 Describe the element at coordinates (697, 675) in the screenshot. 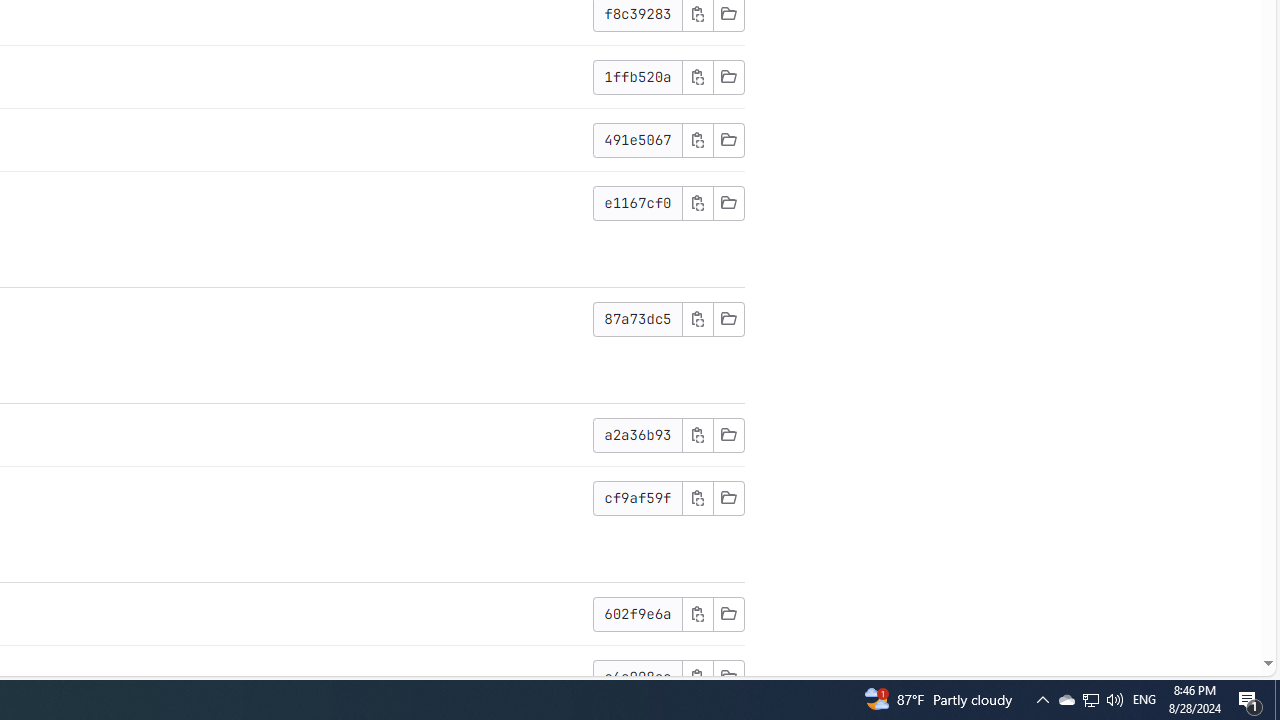

I see `'Class: s16 gl-icon gl-button-icon '` at that location.